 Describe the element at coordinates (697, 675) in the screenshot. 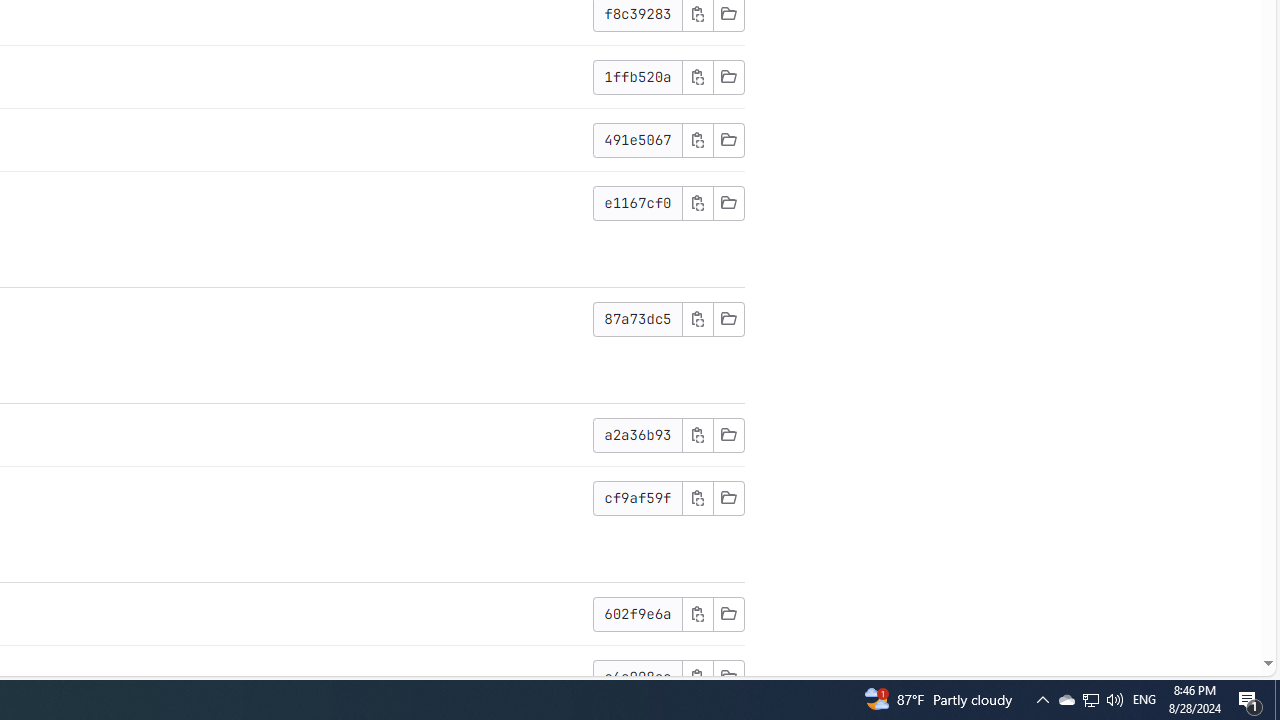

I see `'Class: s16 gl-icon gl-button-icon '` at that location.